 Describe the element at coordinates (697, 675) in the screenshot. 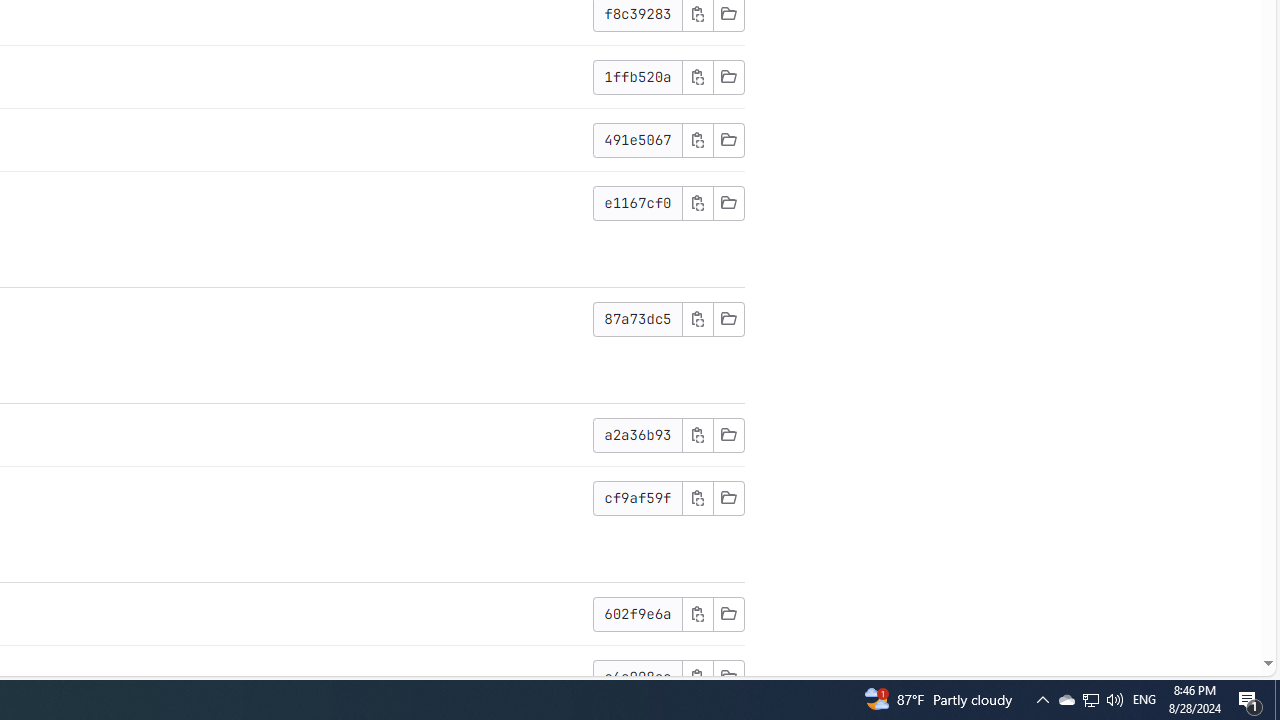

I see `'Class: s16 gl-icon gl-button-icon '` at that location.